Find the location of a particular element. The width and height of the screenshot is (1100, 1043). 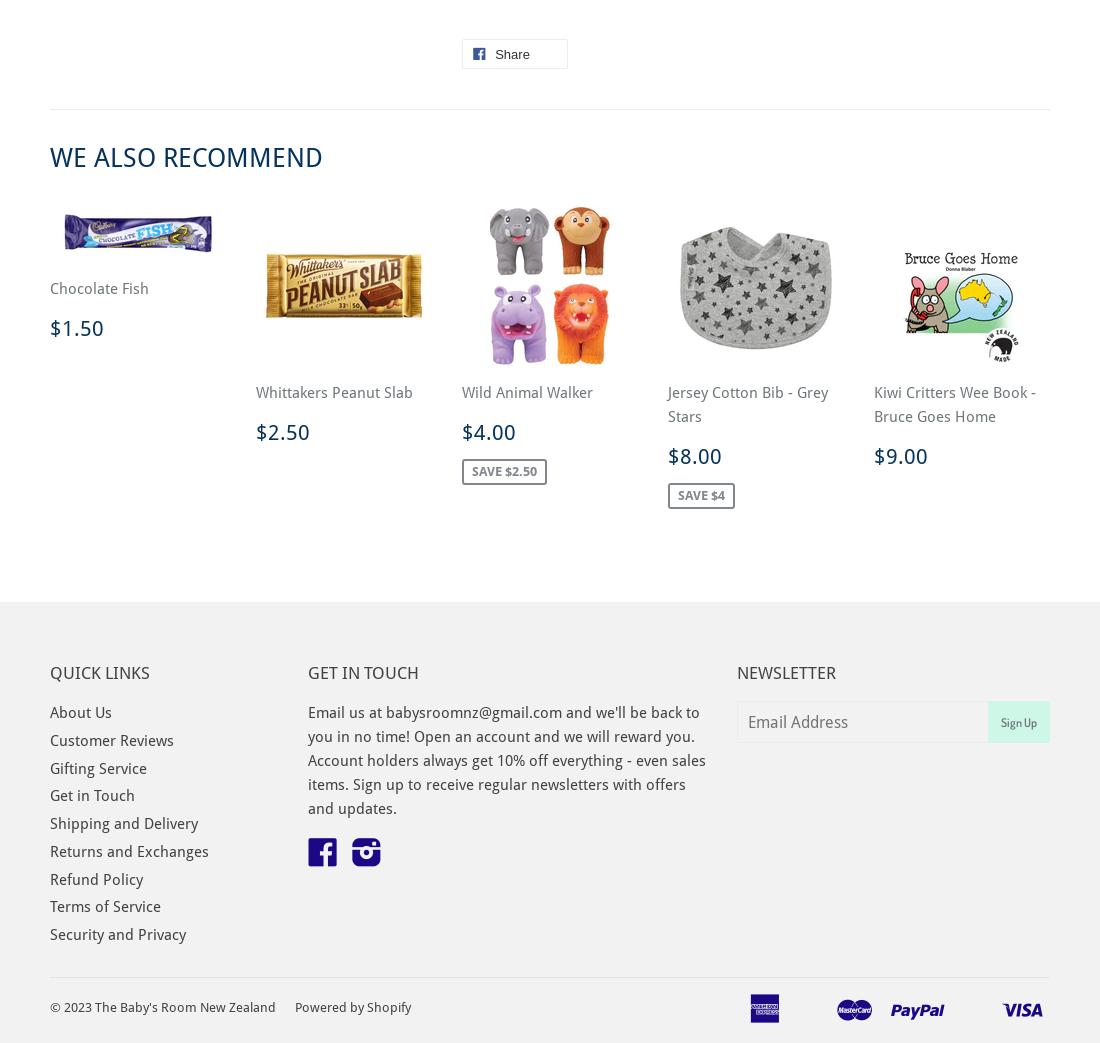

'Customer Reviews' is located at coordinates (111, 740).